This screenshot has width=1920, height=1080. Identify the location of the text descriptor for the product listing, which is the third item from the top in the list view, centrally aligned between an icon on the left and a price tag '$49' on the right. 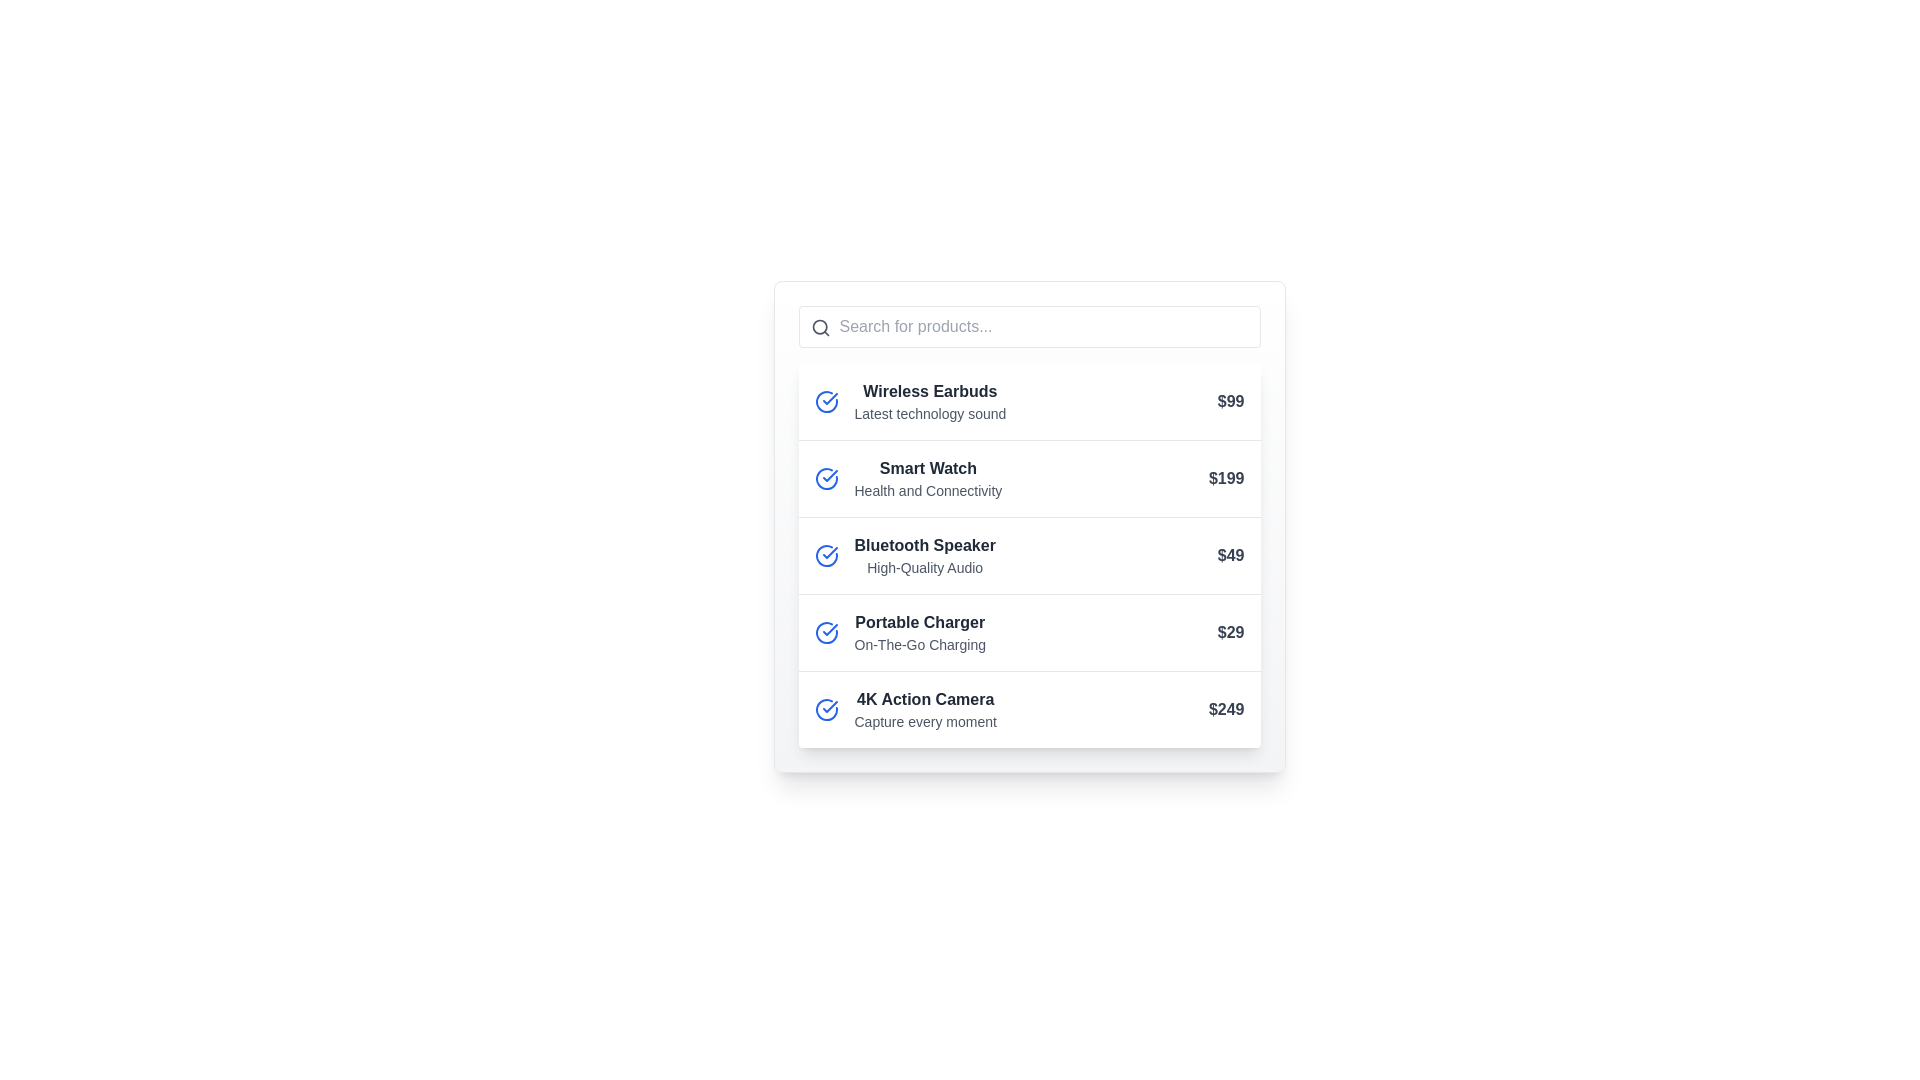
(924, 555).